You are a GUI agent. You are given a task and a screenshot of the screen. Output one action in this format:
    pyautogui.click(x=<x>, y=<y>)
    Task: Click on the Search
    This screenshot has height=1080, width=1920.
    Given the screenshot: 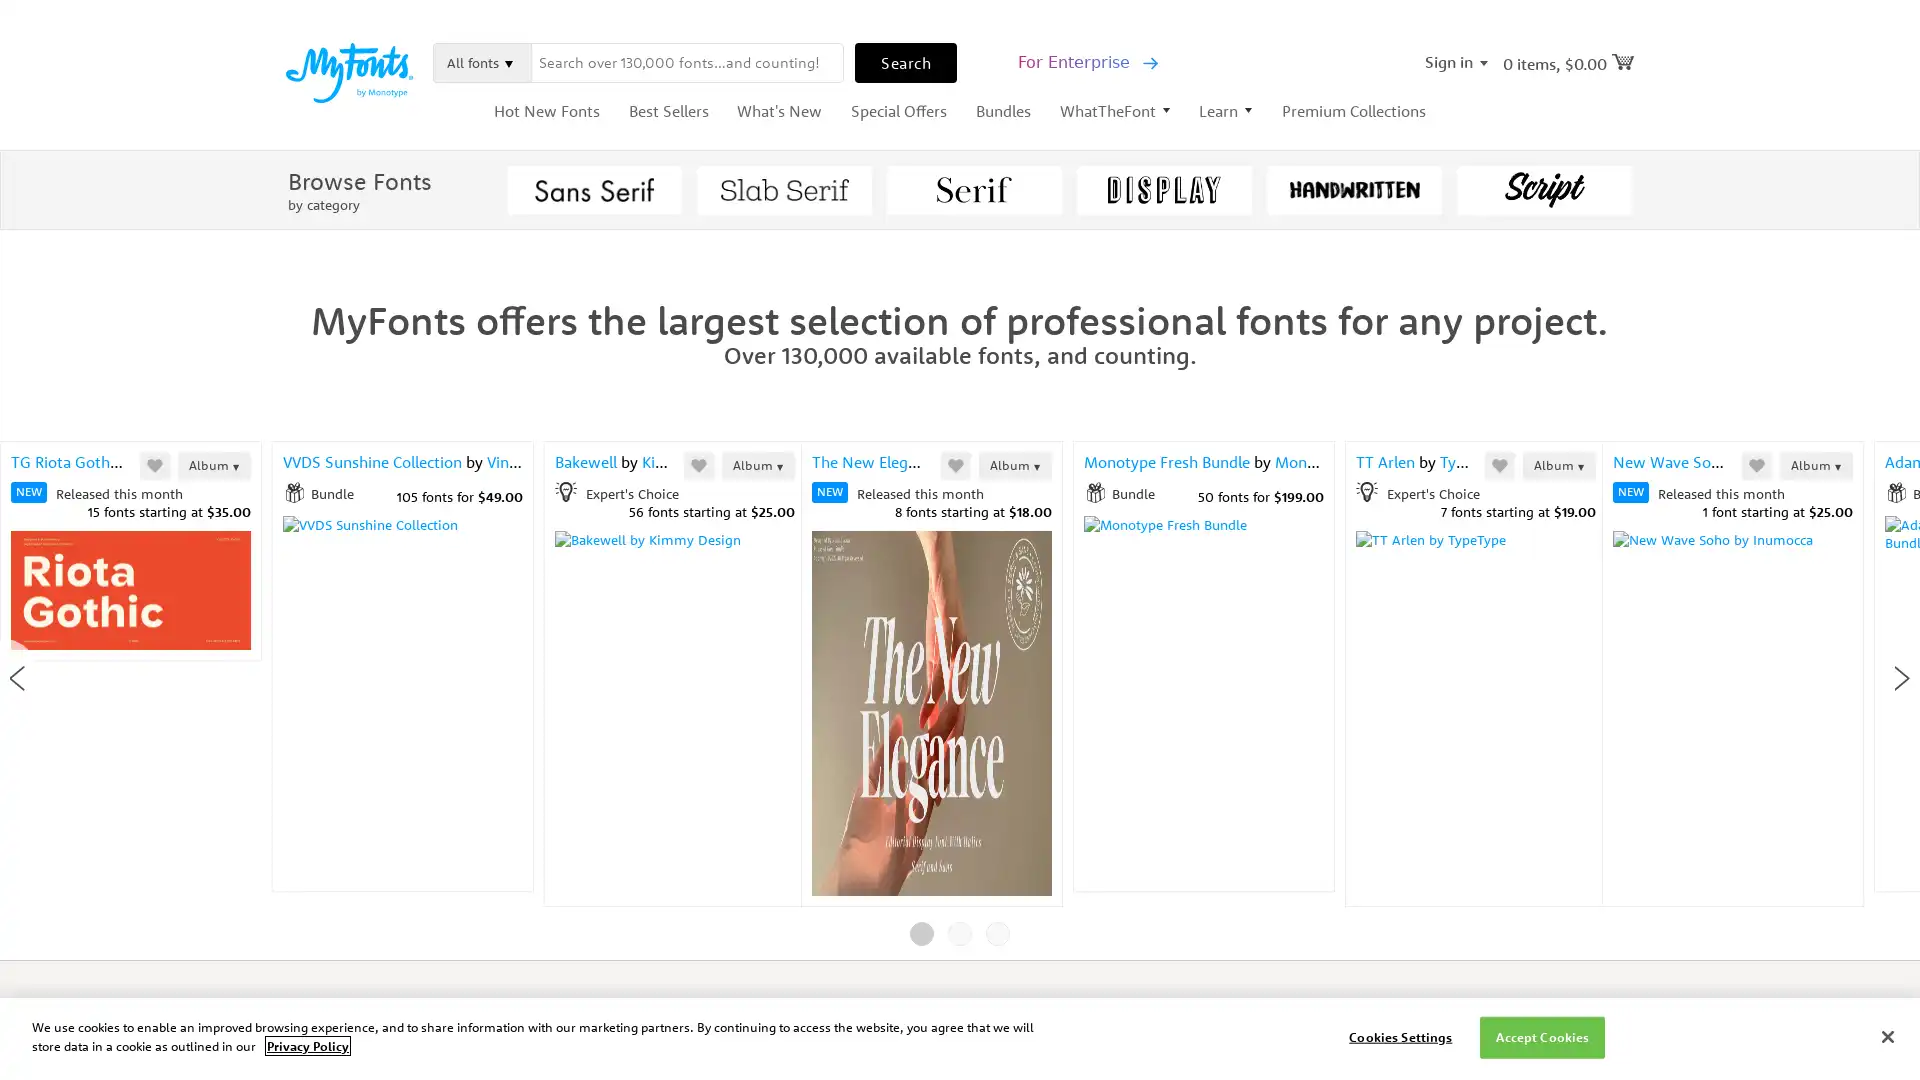 What is the action you would take?
    pyautogui.click(x=905, y=60)
    